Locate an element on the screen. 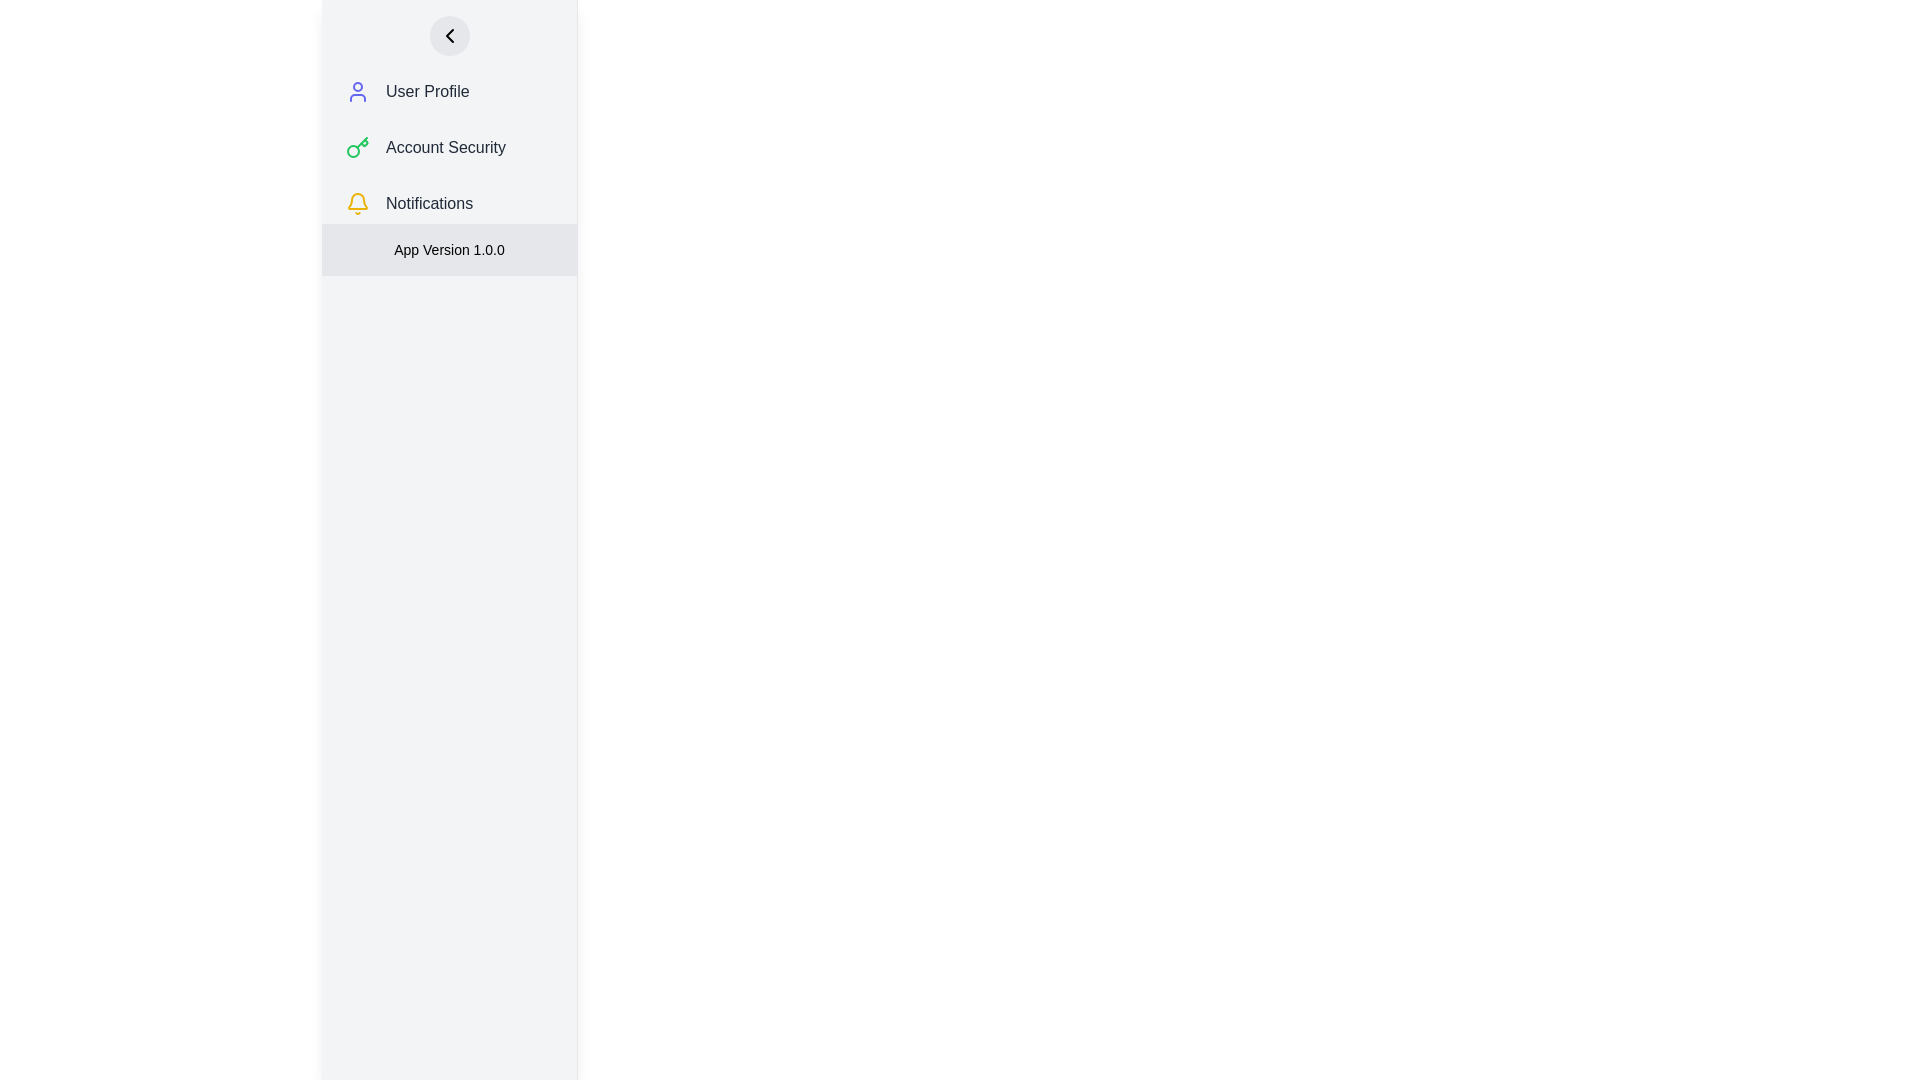 Image resolution: width=1920 pixels, height=1080 pixels. the 'Account Security' option in the navigation menu located in the central area of the sidebar is located at coordinates (448, 146).